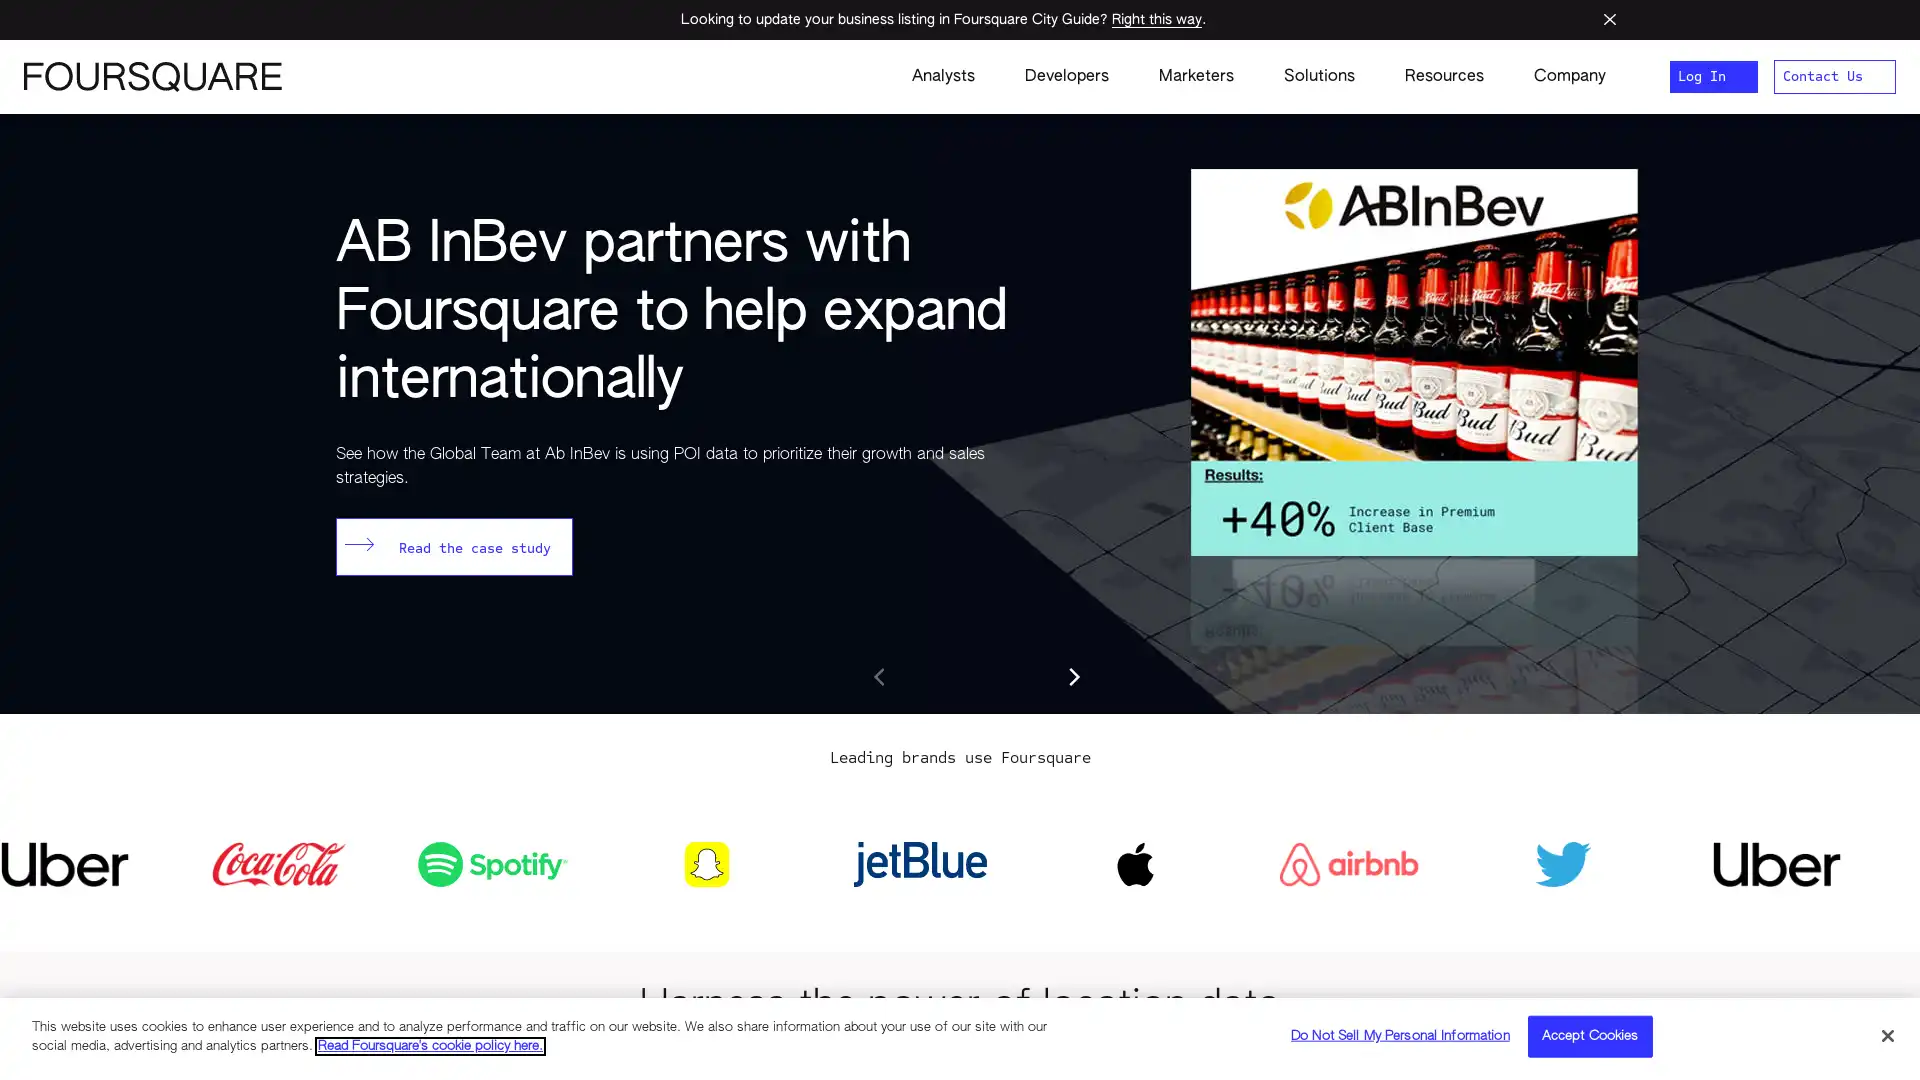 This screenshot has width=1920, height=1080. Describe the element at coordinates (1556, 76) in the screenshot. I see `Company` at that location.